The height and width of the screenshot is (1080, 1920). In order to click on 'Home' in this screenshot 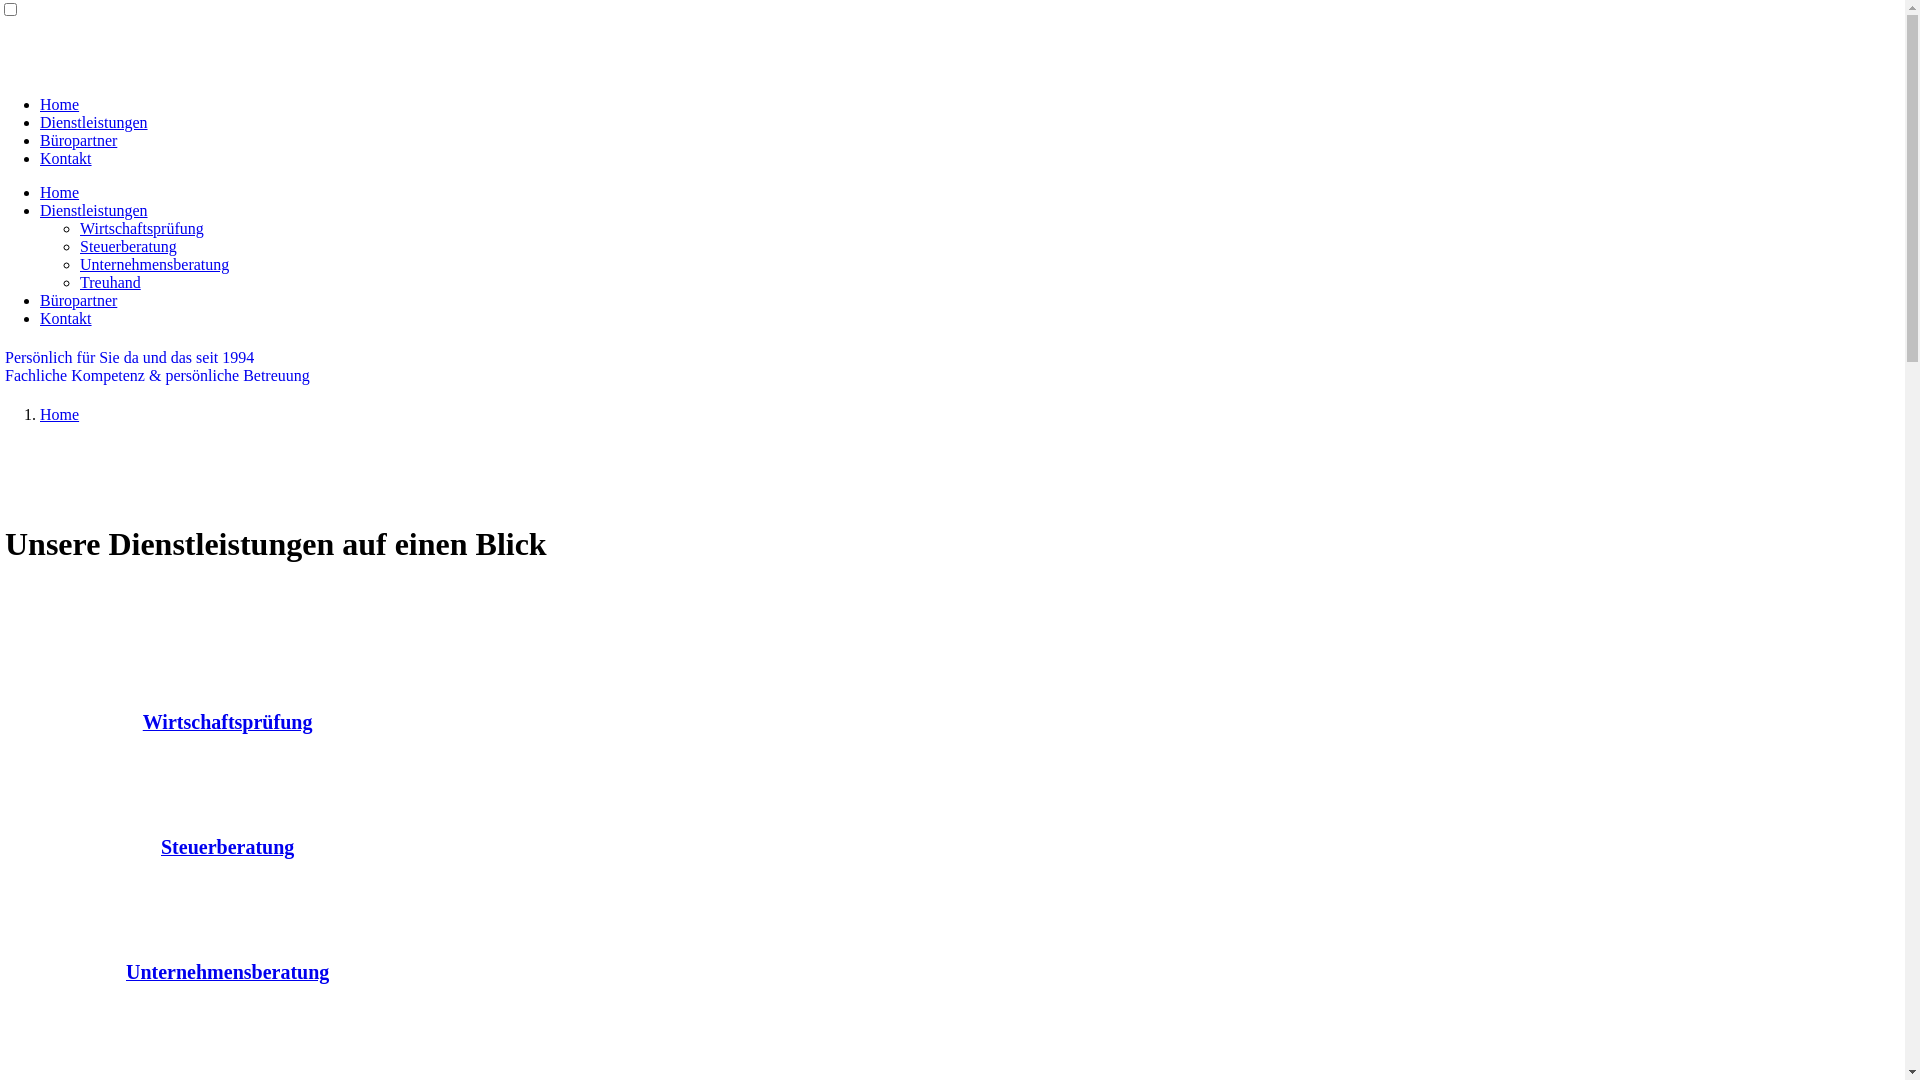, I will do `click(59, 104)`.